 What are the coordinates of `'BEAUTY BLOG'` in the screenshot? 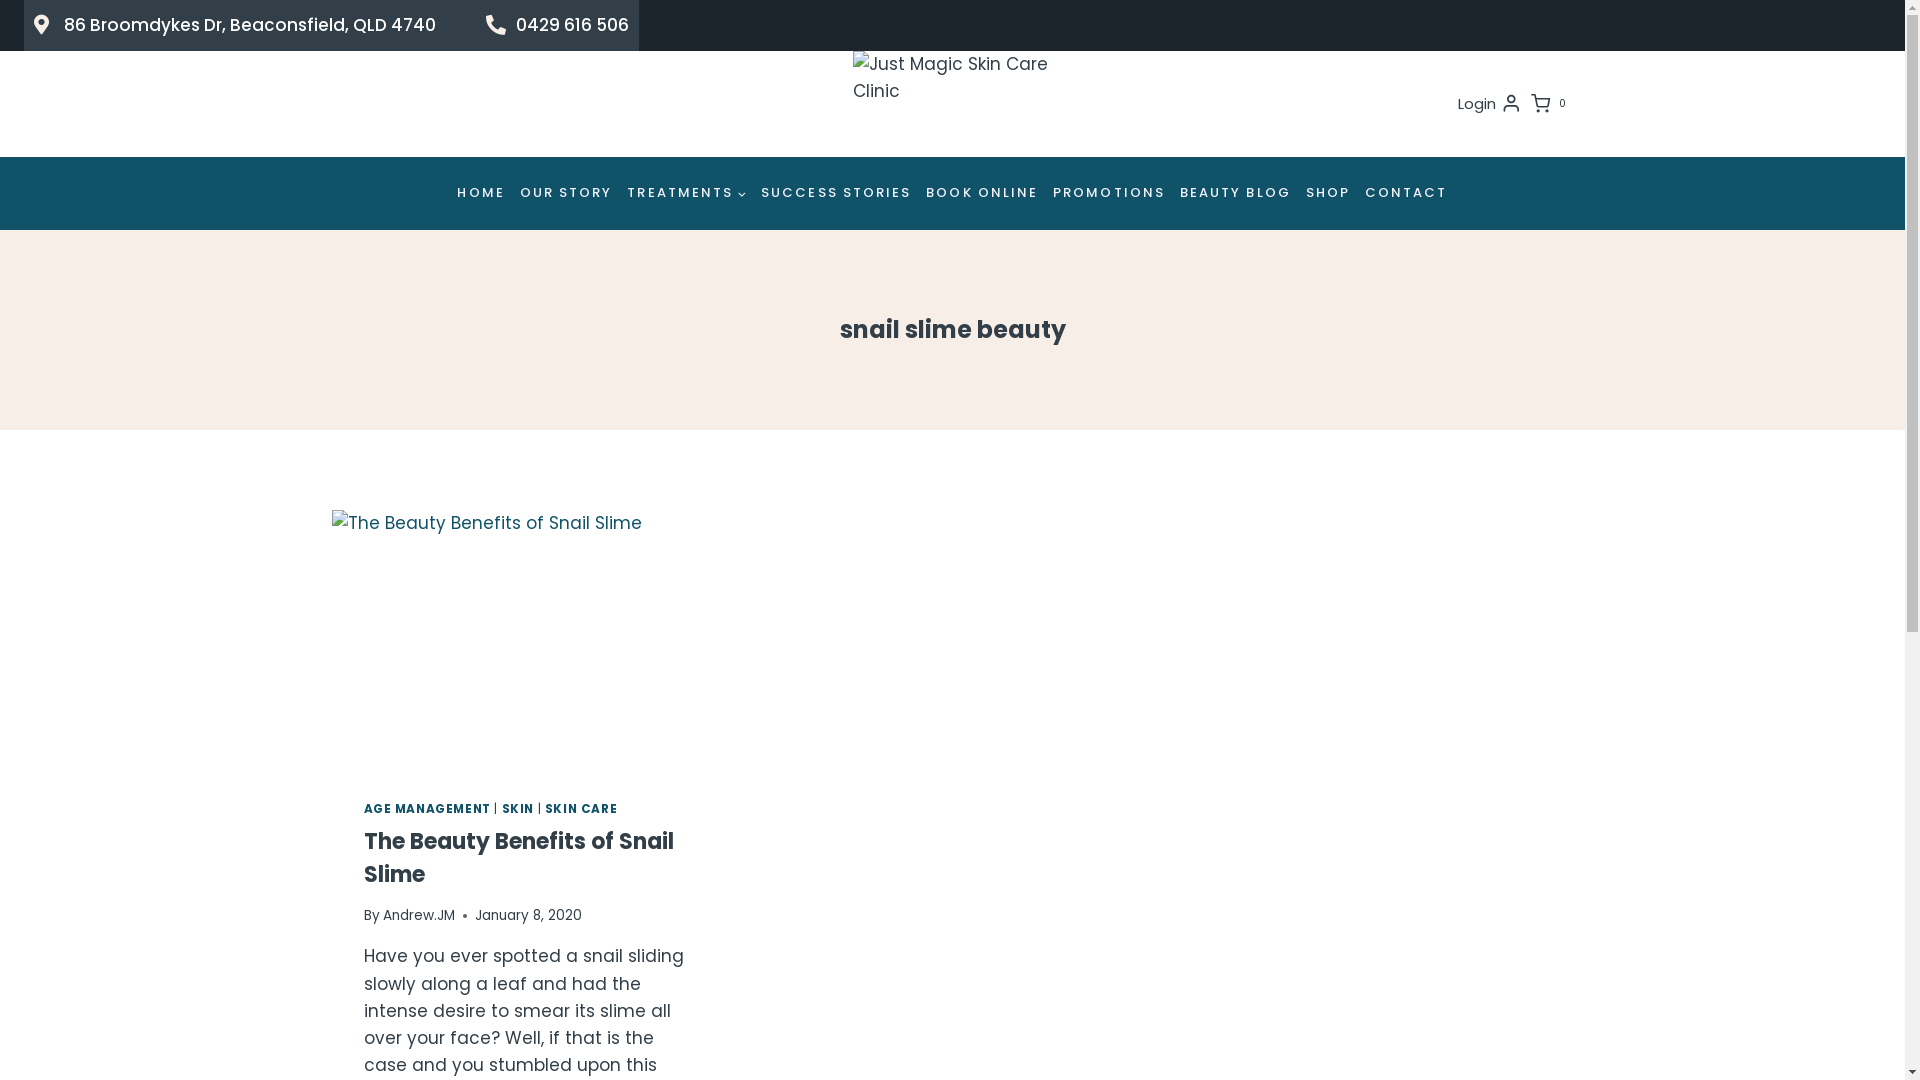 It's located at (1233, 193).